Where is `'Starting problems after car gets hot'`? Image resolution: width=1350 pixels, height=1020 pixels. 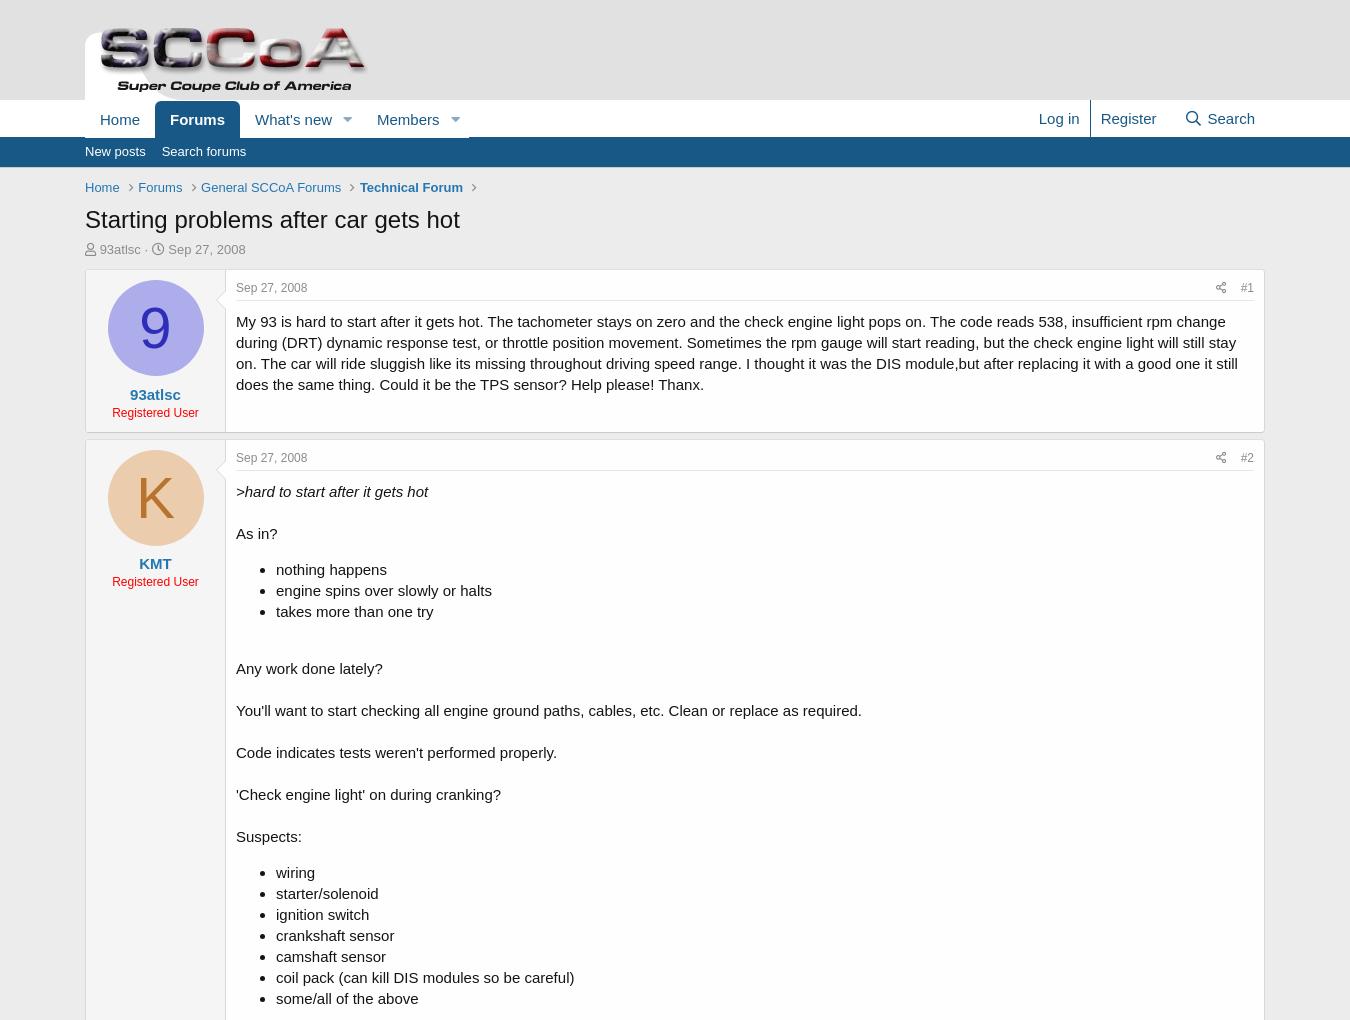 'Starting problems after car gets hot' is located at coordinates (271, 218).